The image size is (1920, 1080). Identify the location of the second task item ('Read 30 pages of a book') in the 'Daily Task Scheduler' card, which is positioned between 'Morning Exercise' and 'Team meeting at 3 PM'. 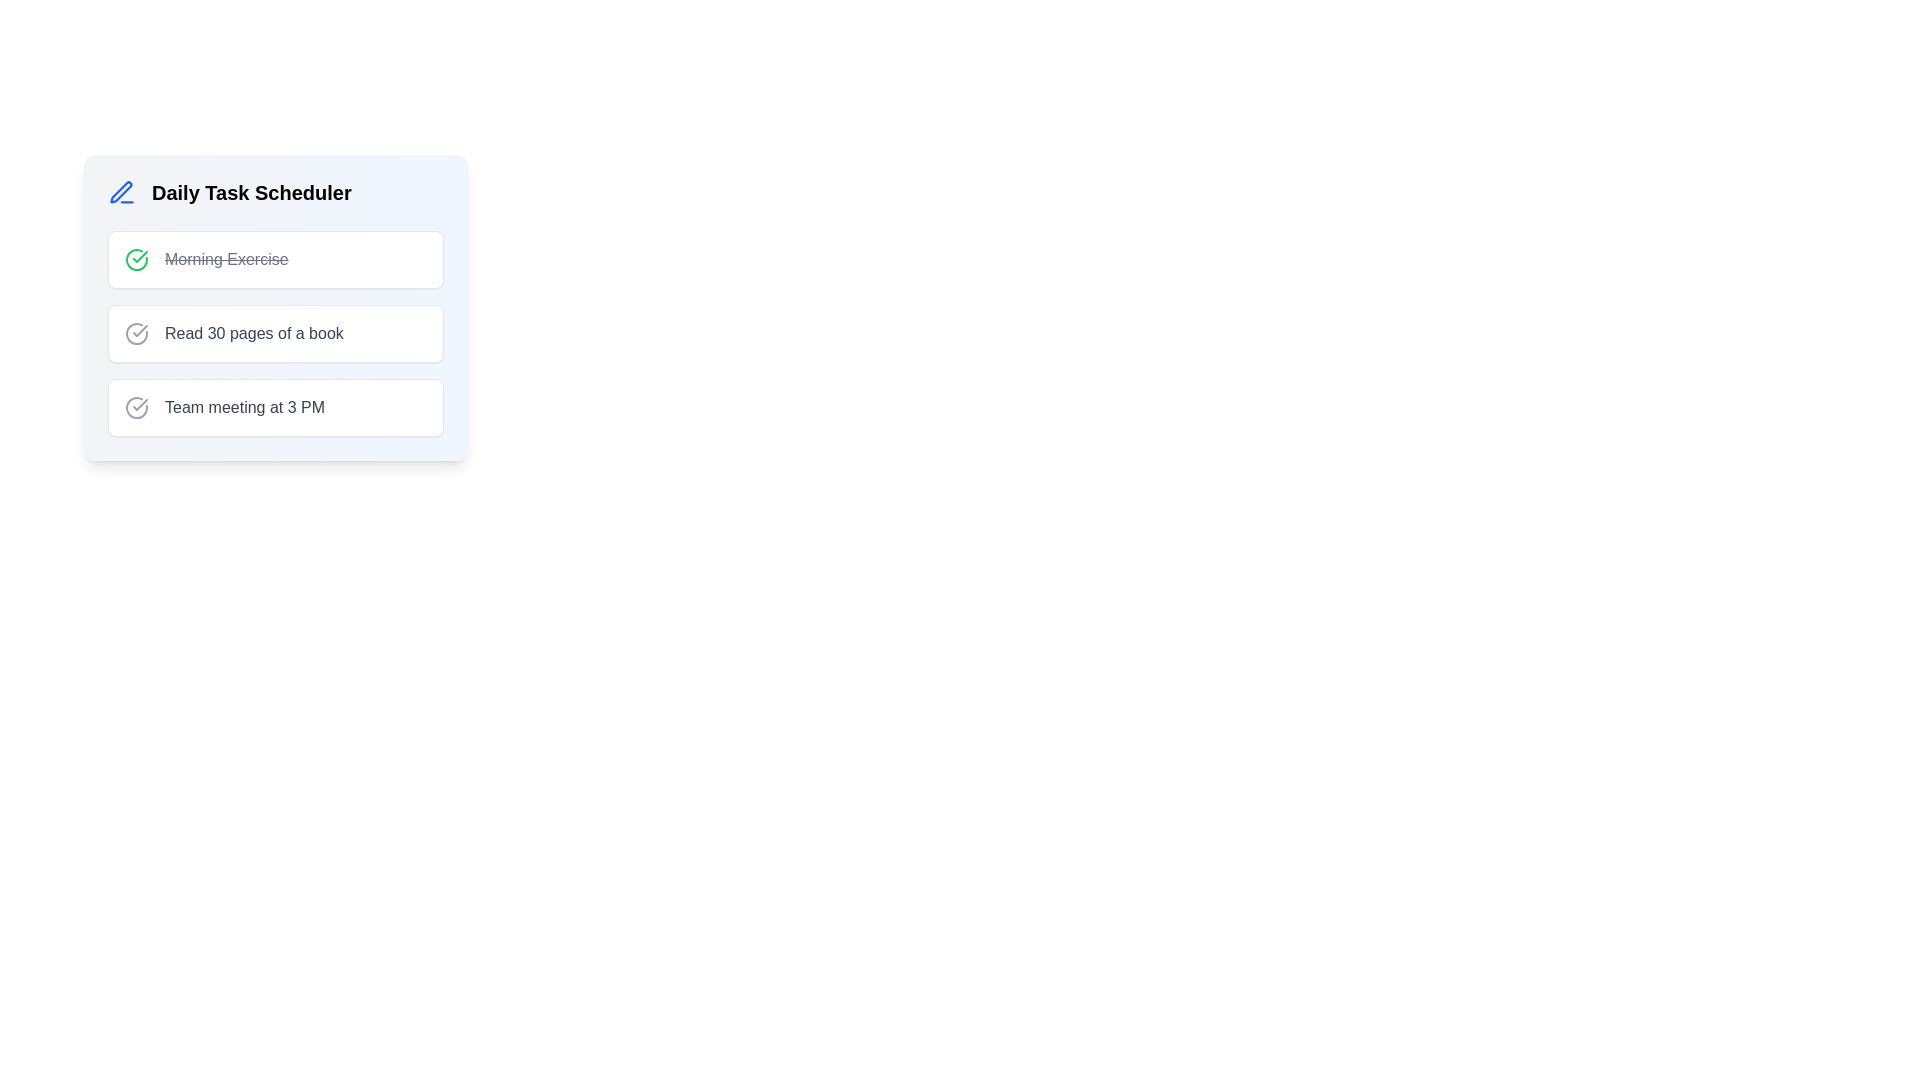
(274, 308).